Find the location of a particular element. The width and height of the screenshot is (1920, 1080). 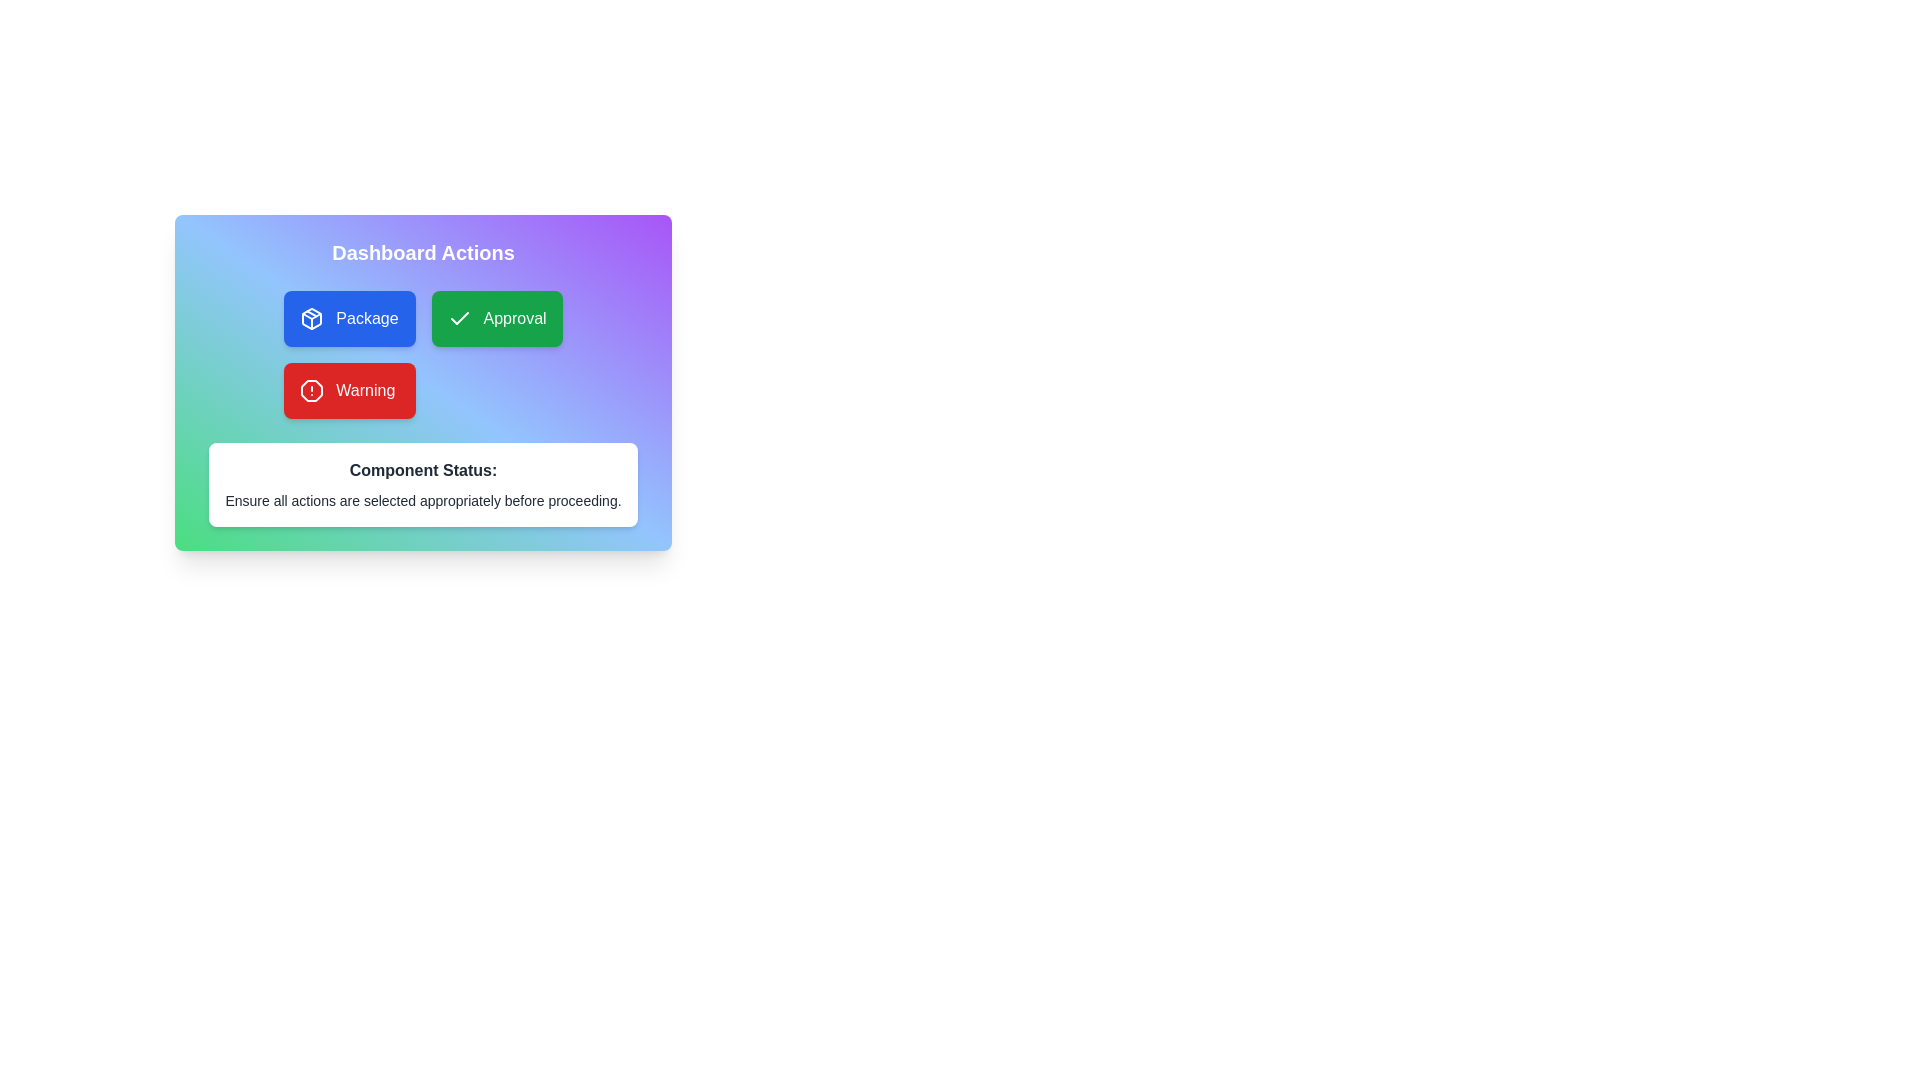

the checkmark icon within the green 'Approval' button located at the top-right of the 'Dashboard Actions' set is located at coordinates (458, 317).